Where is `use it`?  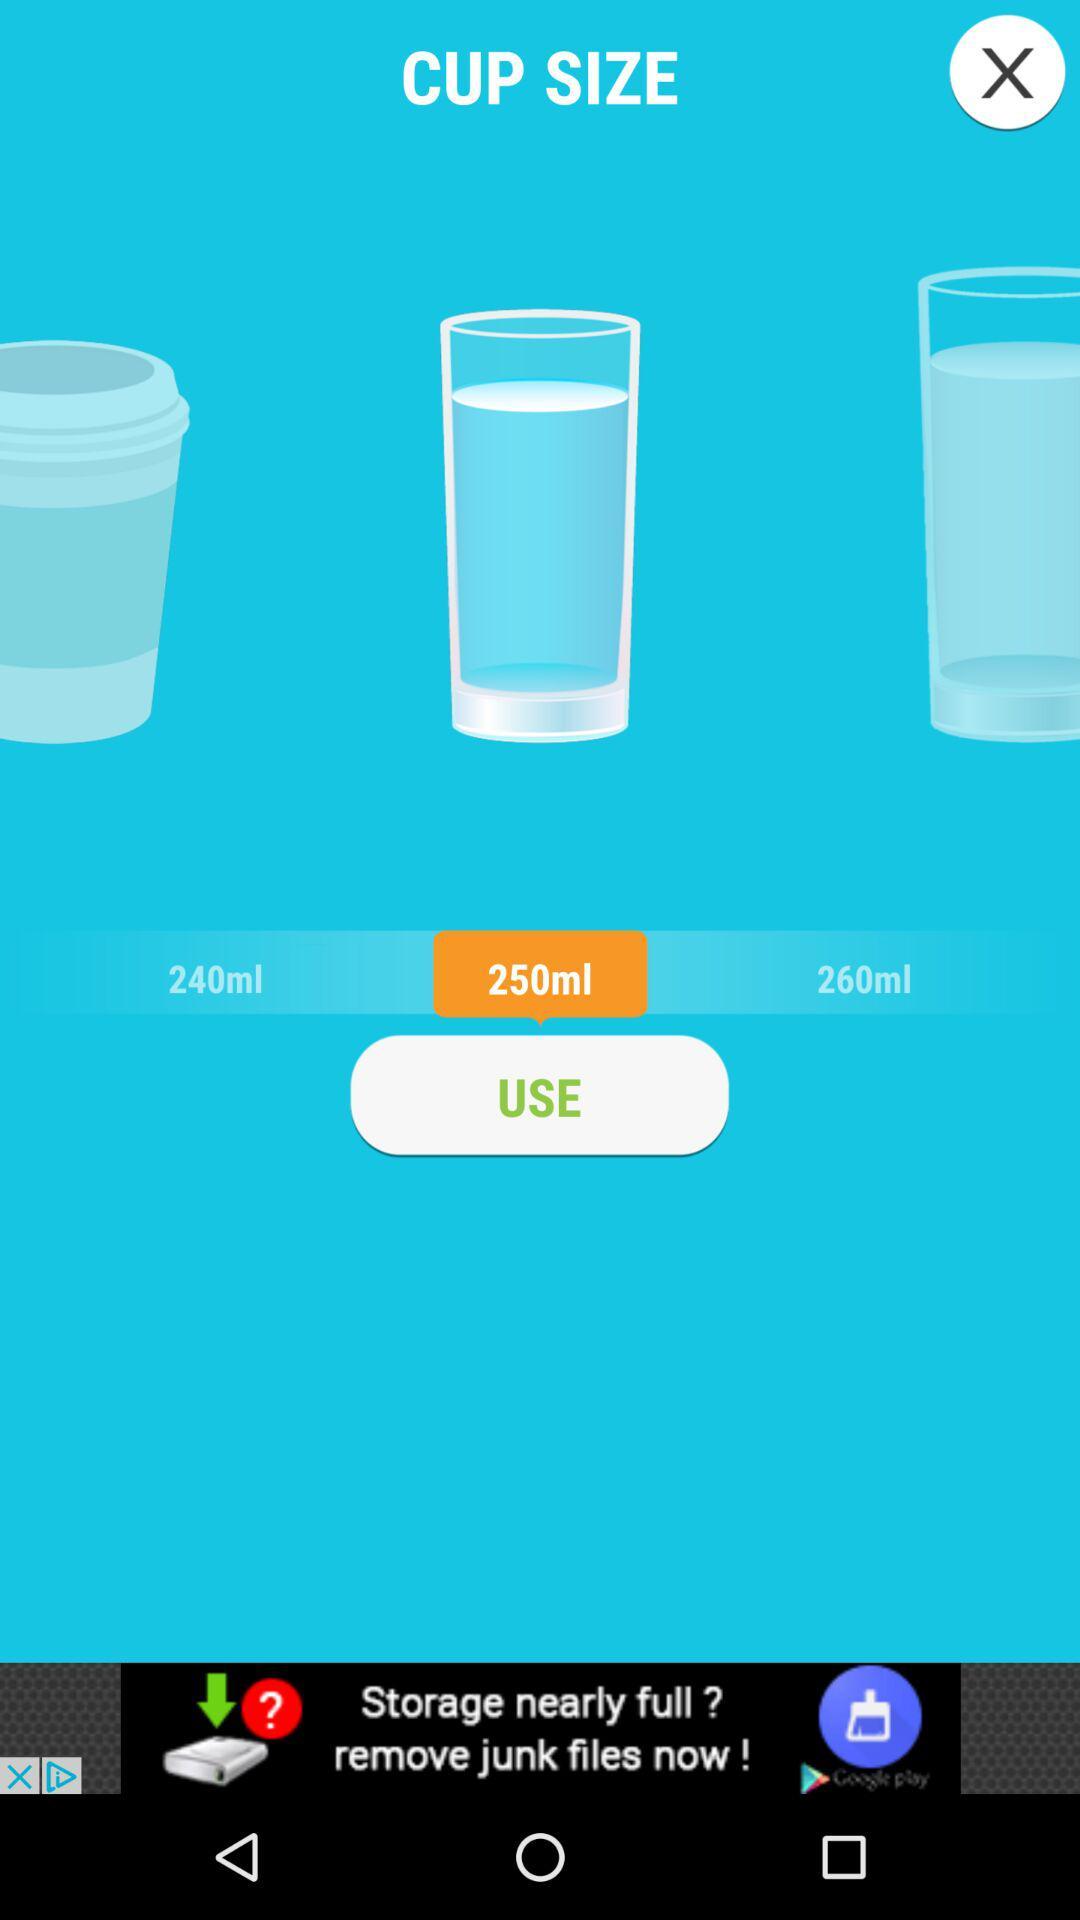
use it is located at coordinates (538, 1095).